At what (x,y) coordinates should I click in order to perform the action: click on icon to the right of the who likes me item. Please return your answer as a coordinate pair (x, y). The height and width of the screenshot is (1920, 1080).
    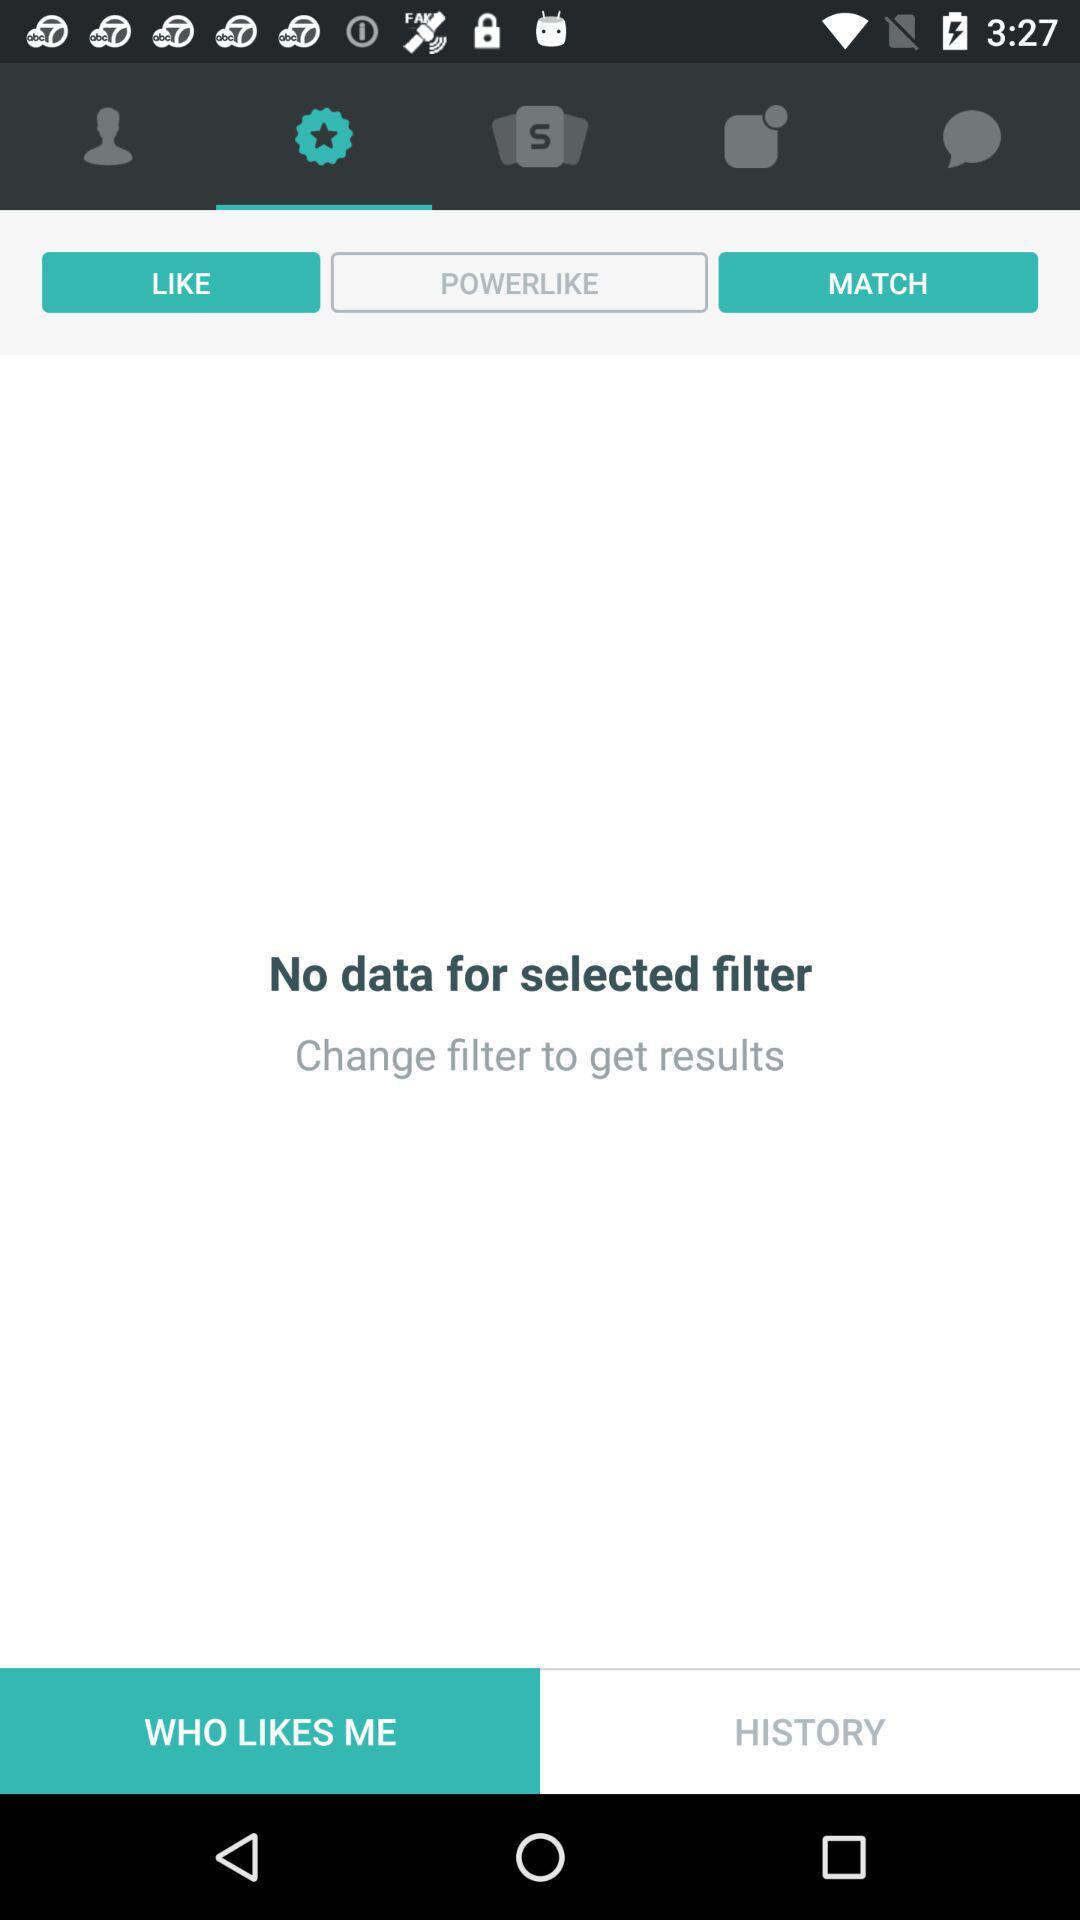
    Looking at the image, I should click on (810, 1730).